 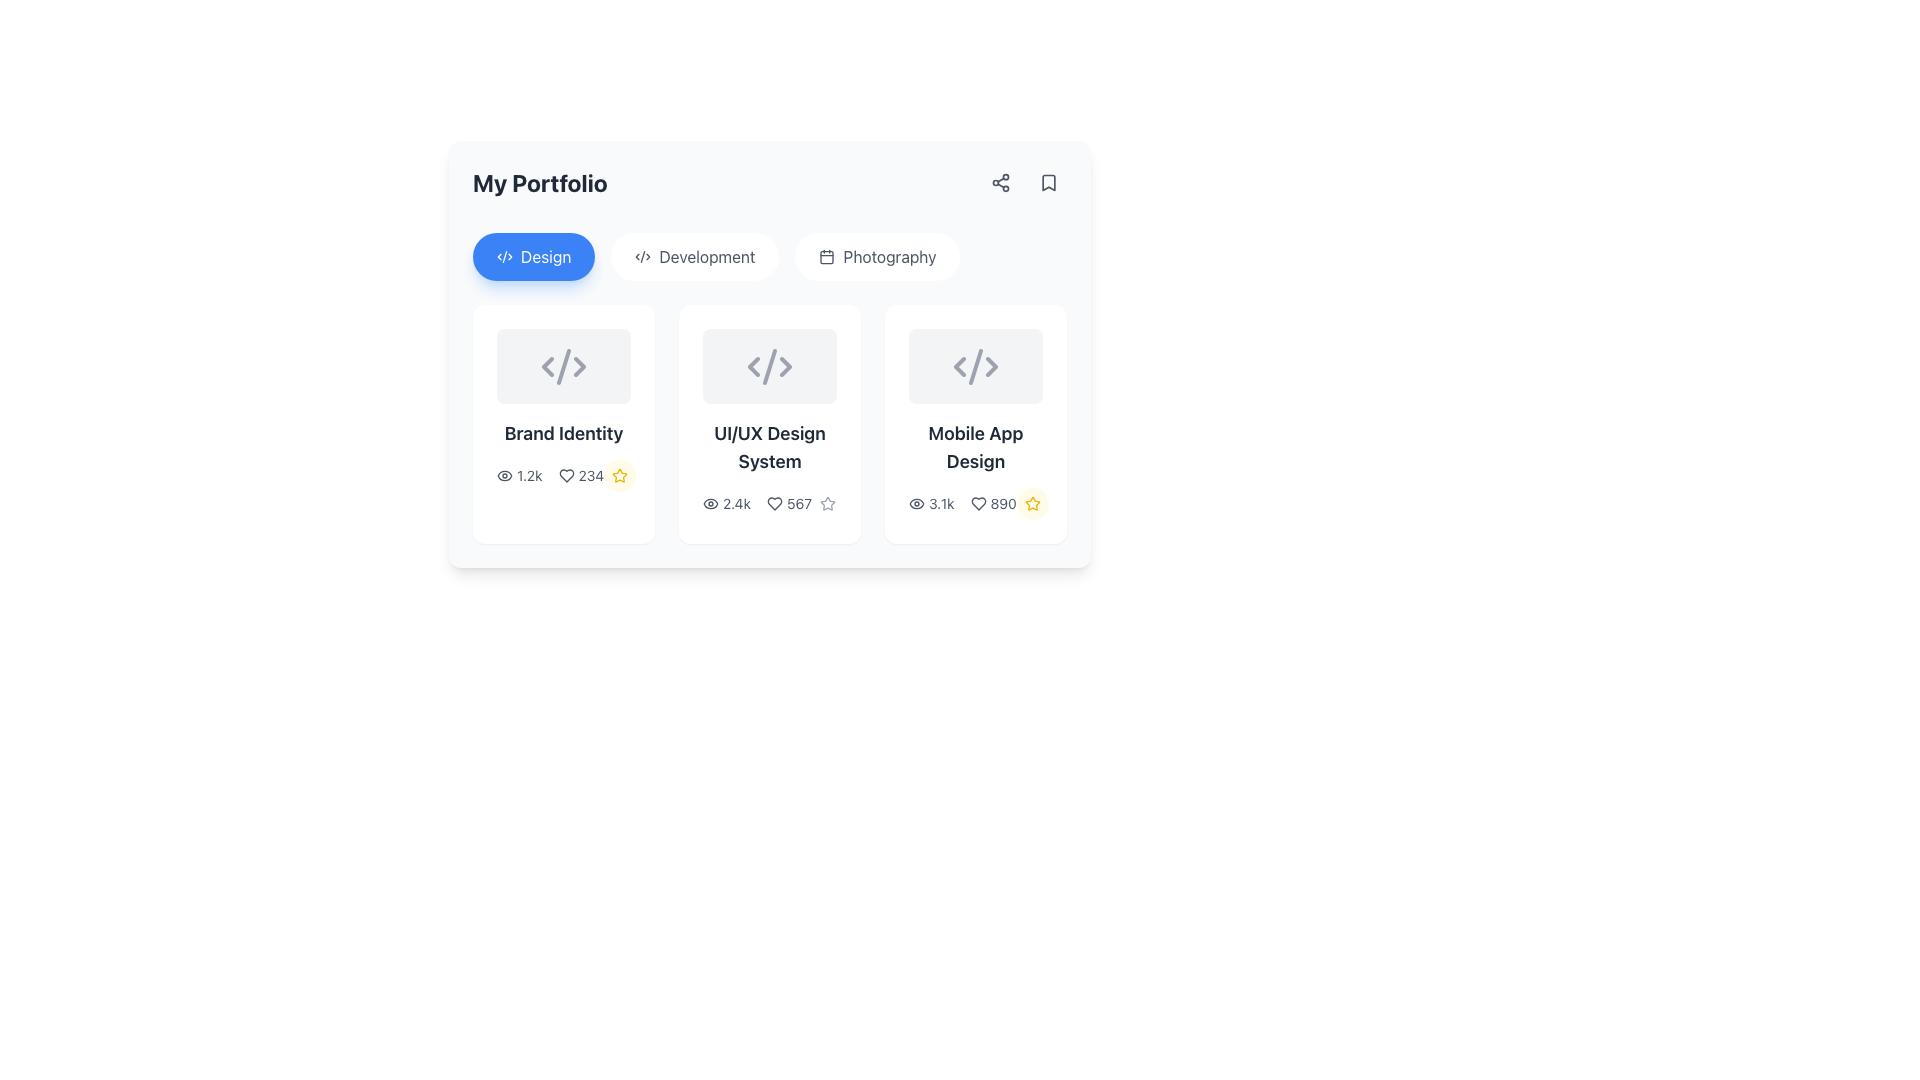 What do you see at coordinates (695, 256) in the screenshot?
I see `the 'Development' button located below the 'My Portfolio' heading` at bounding box center [695, 256].